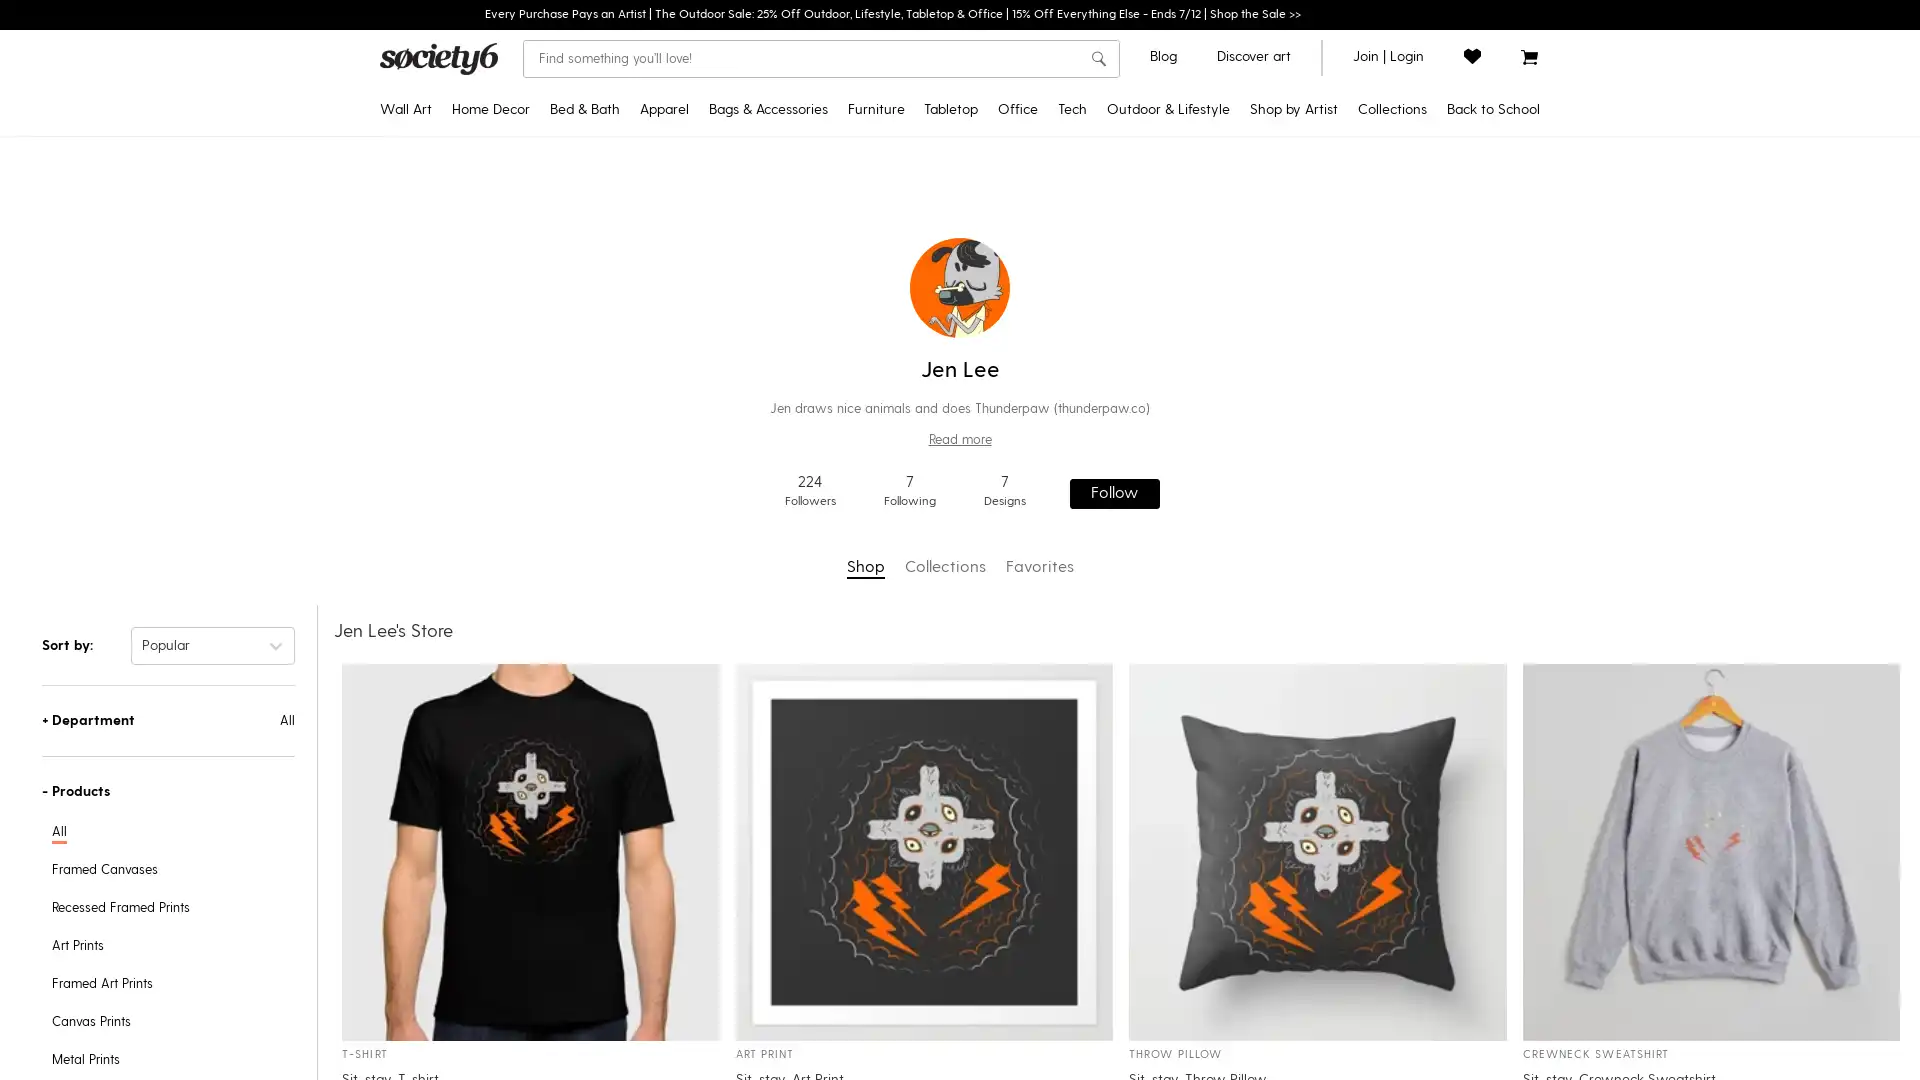 This screenshot has height=1080, width=1920. I want to click on Wine Chillers, so click(988, 385).